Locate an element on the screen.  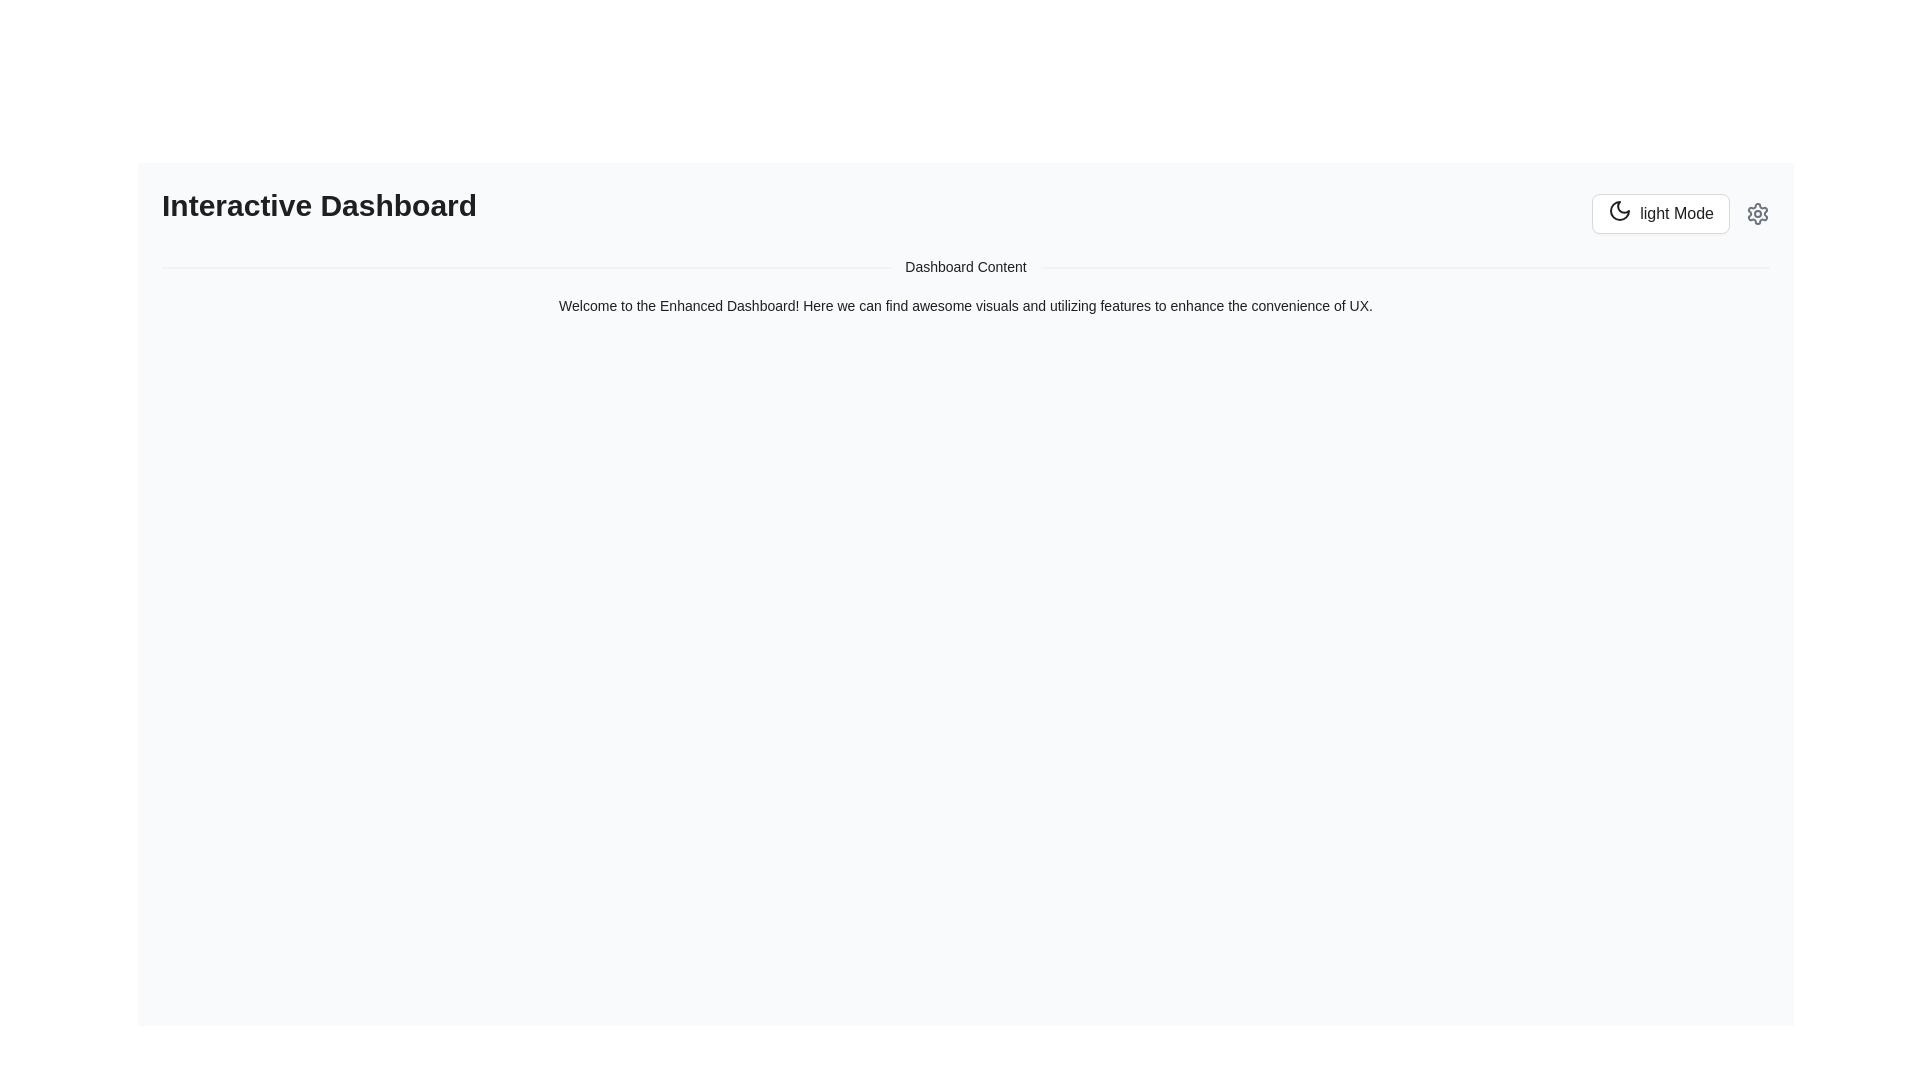
the Text label inside the button at the top-right corner of the interface is located at coordinates (1677, 213).